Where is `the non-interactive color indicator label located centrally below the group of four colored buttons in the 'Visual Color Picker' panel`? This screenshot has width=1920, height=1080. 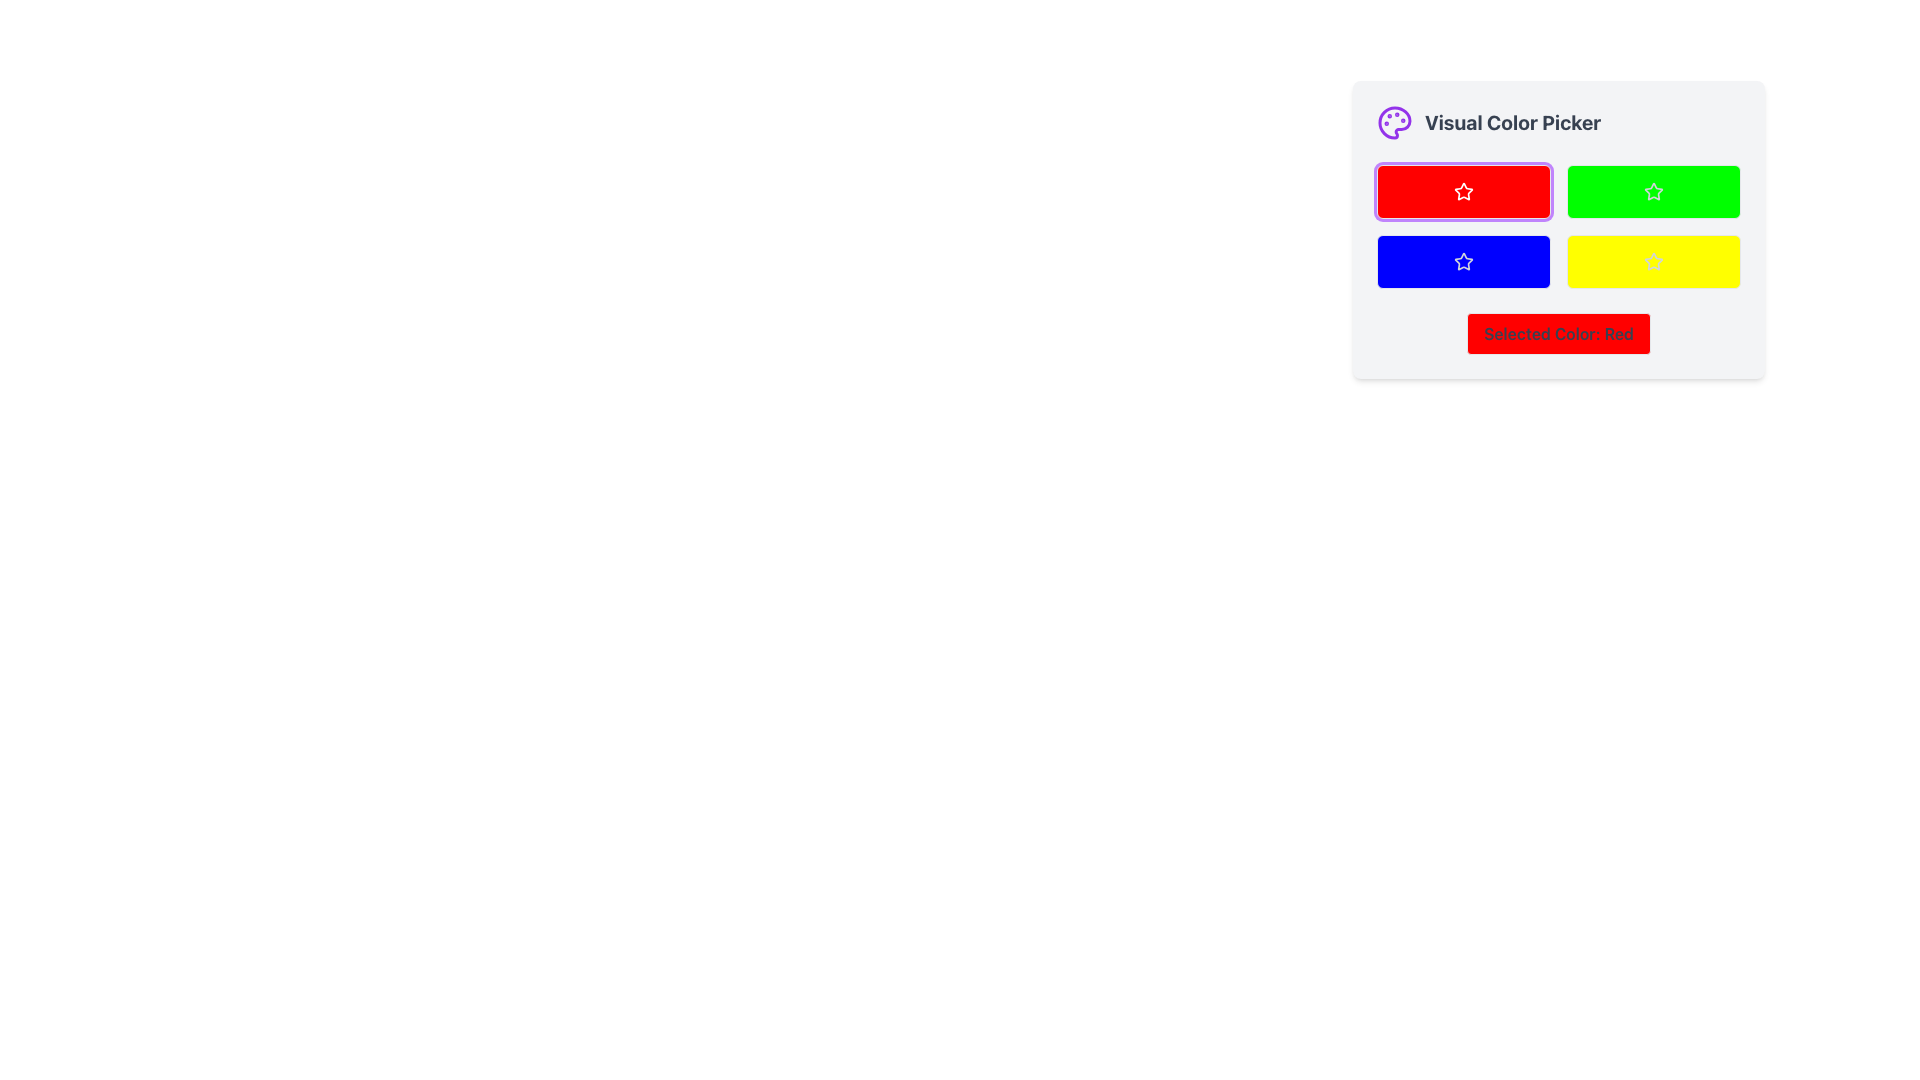
the non-interactive color indicator label located centrally below the group of four colored buttons in the 'Visual Color Picker' panel is located at coordinates (1558, 333).